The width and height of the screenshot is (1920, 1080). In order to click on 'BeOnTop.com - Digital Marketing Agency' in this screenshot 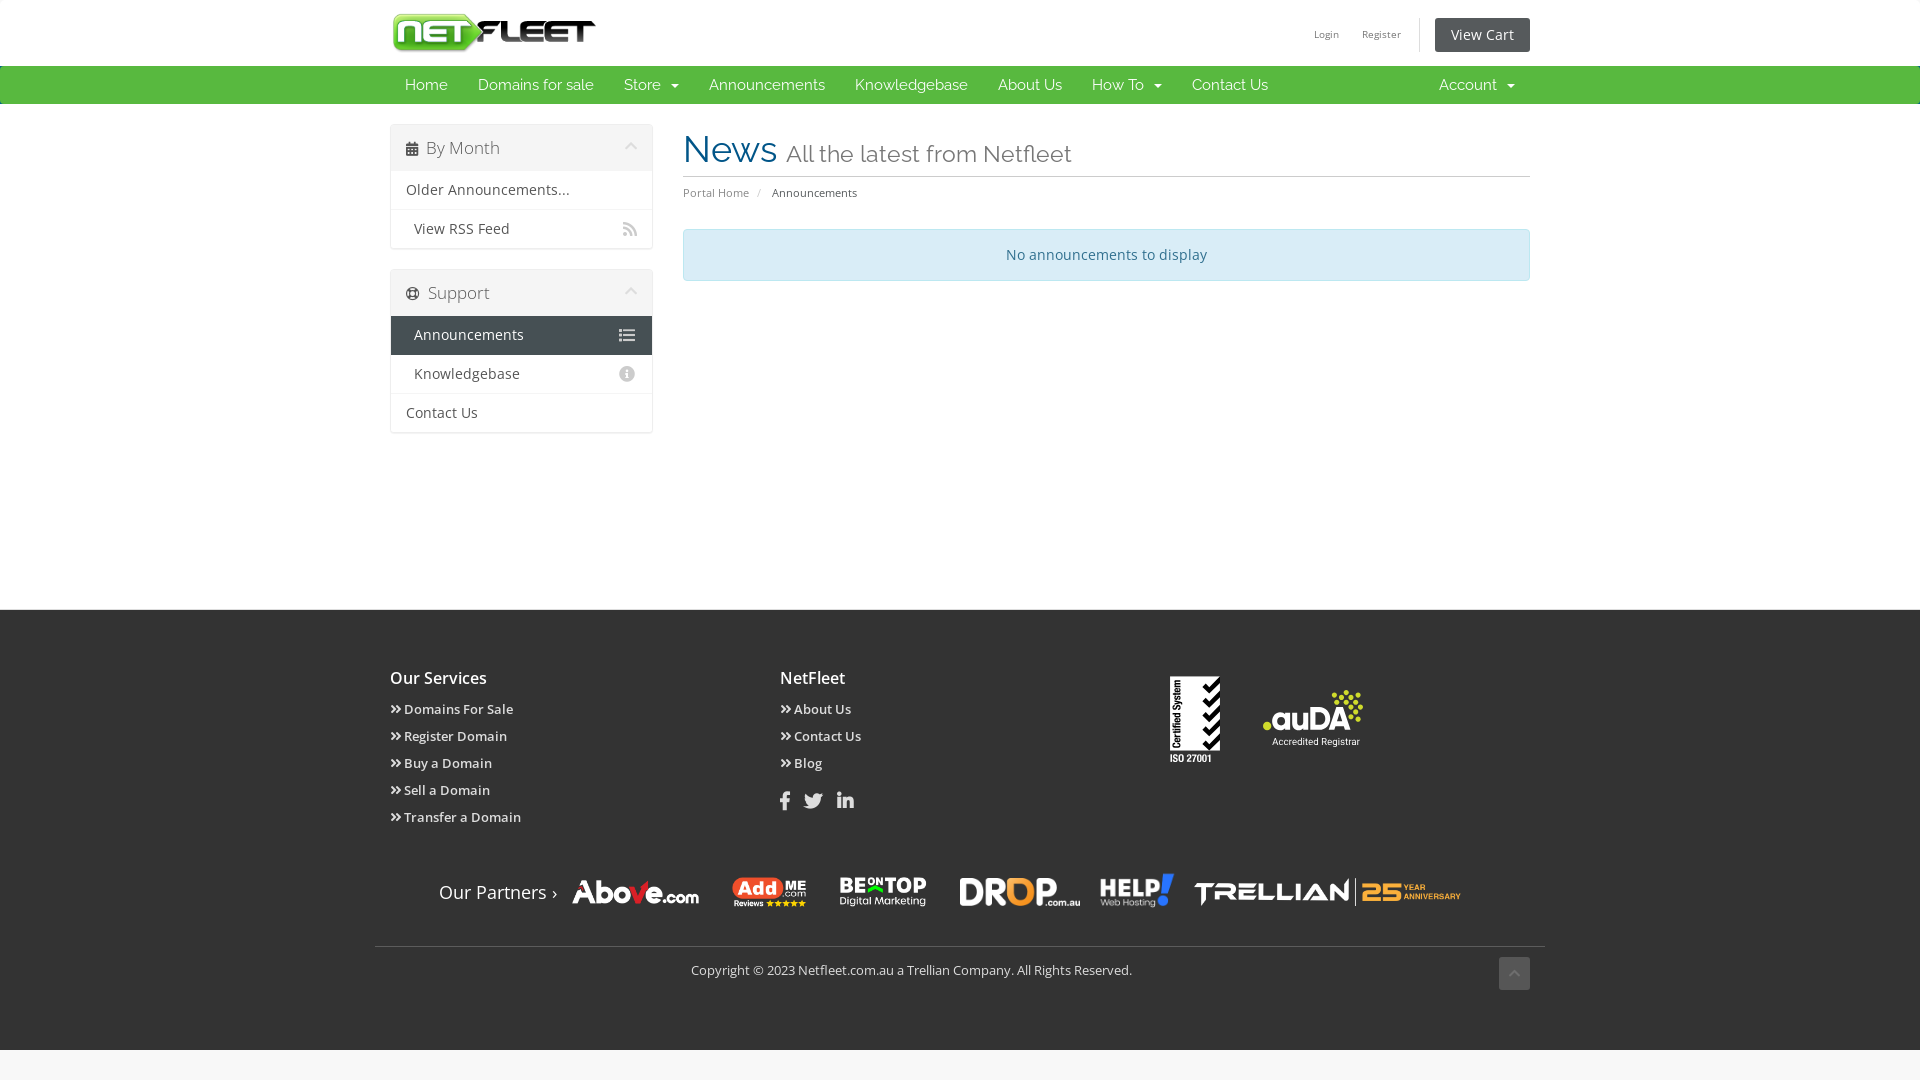, I will do `click(882, 890)`.